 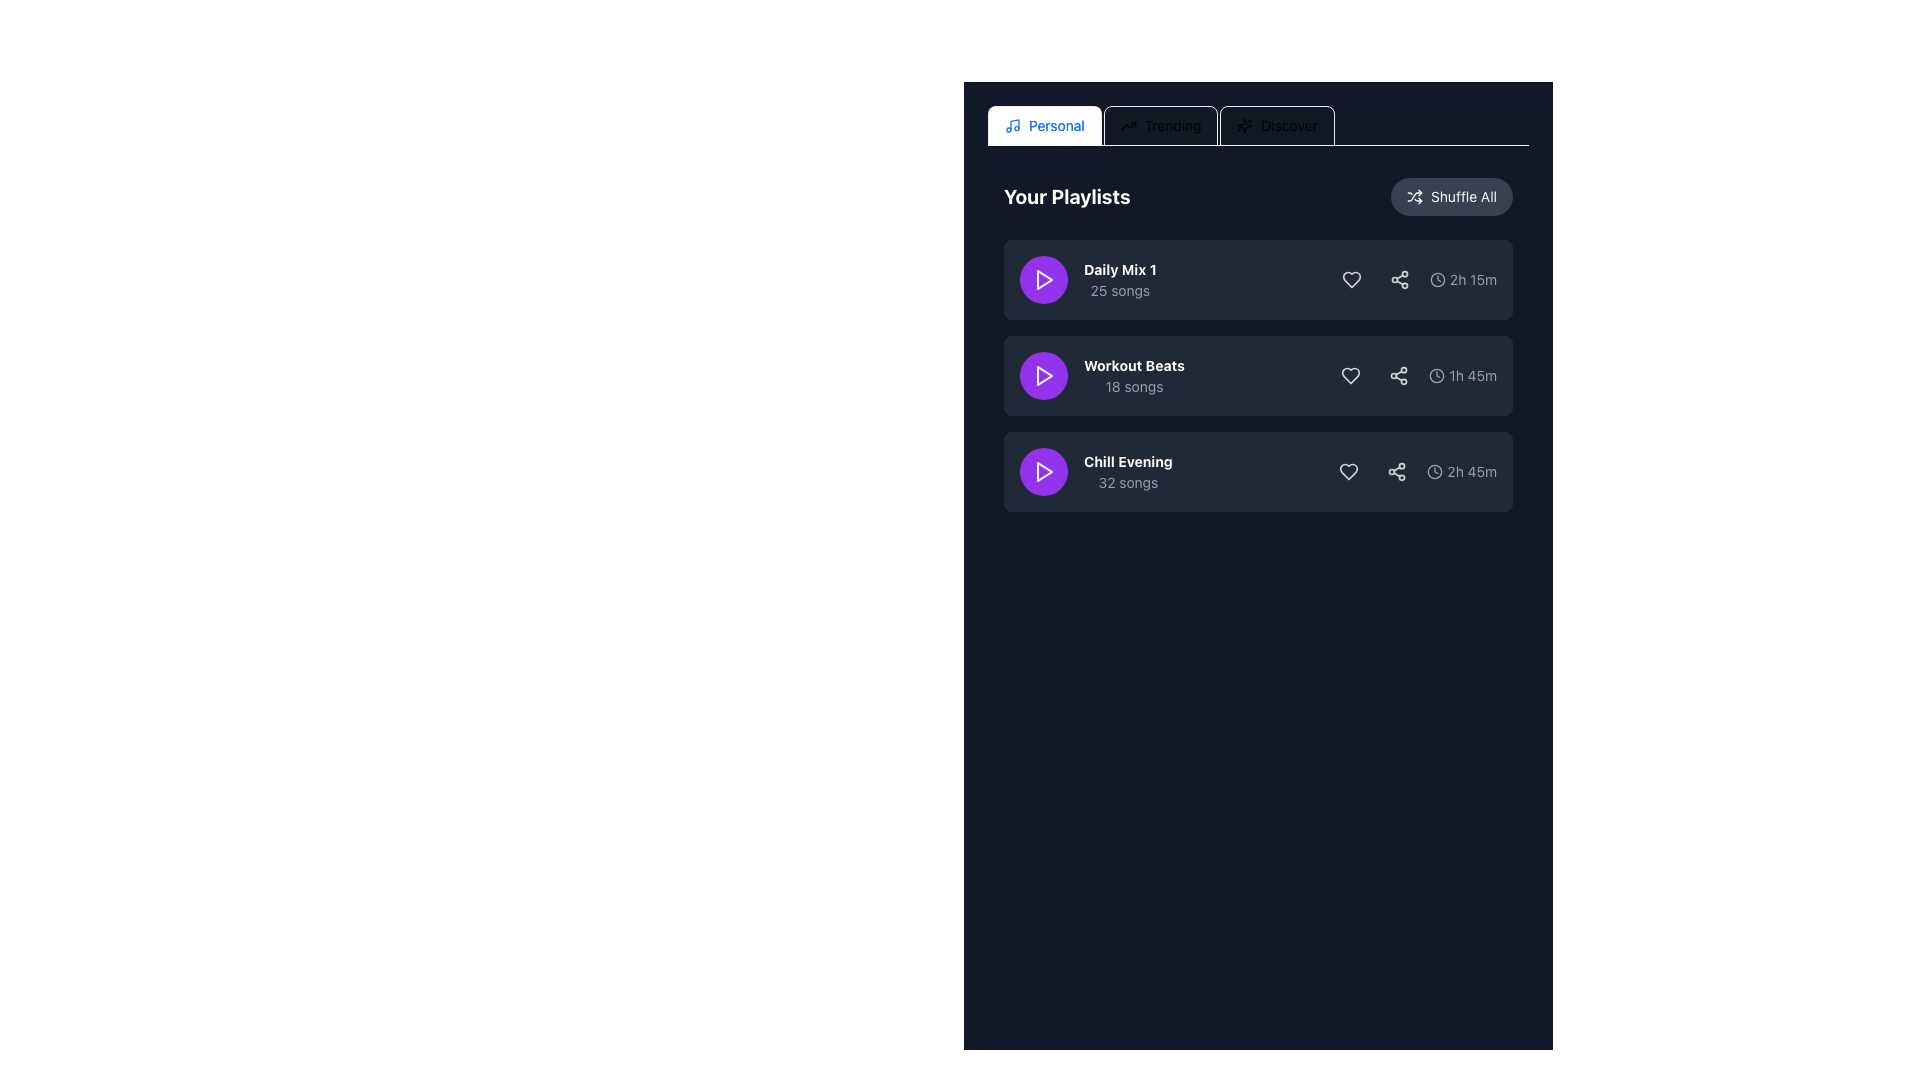 What do you see at coordinates (1398, 375) in the screenshot?
I see `the sharing button located to the right of the heart-shaped icon and just before the time indicator for the 'Workout Beats' playlist` at bounding box center [1398, 375].